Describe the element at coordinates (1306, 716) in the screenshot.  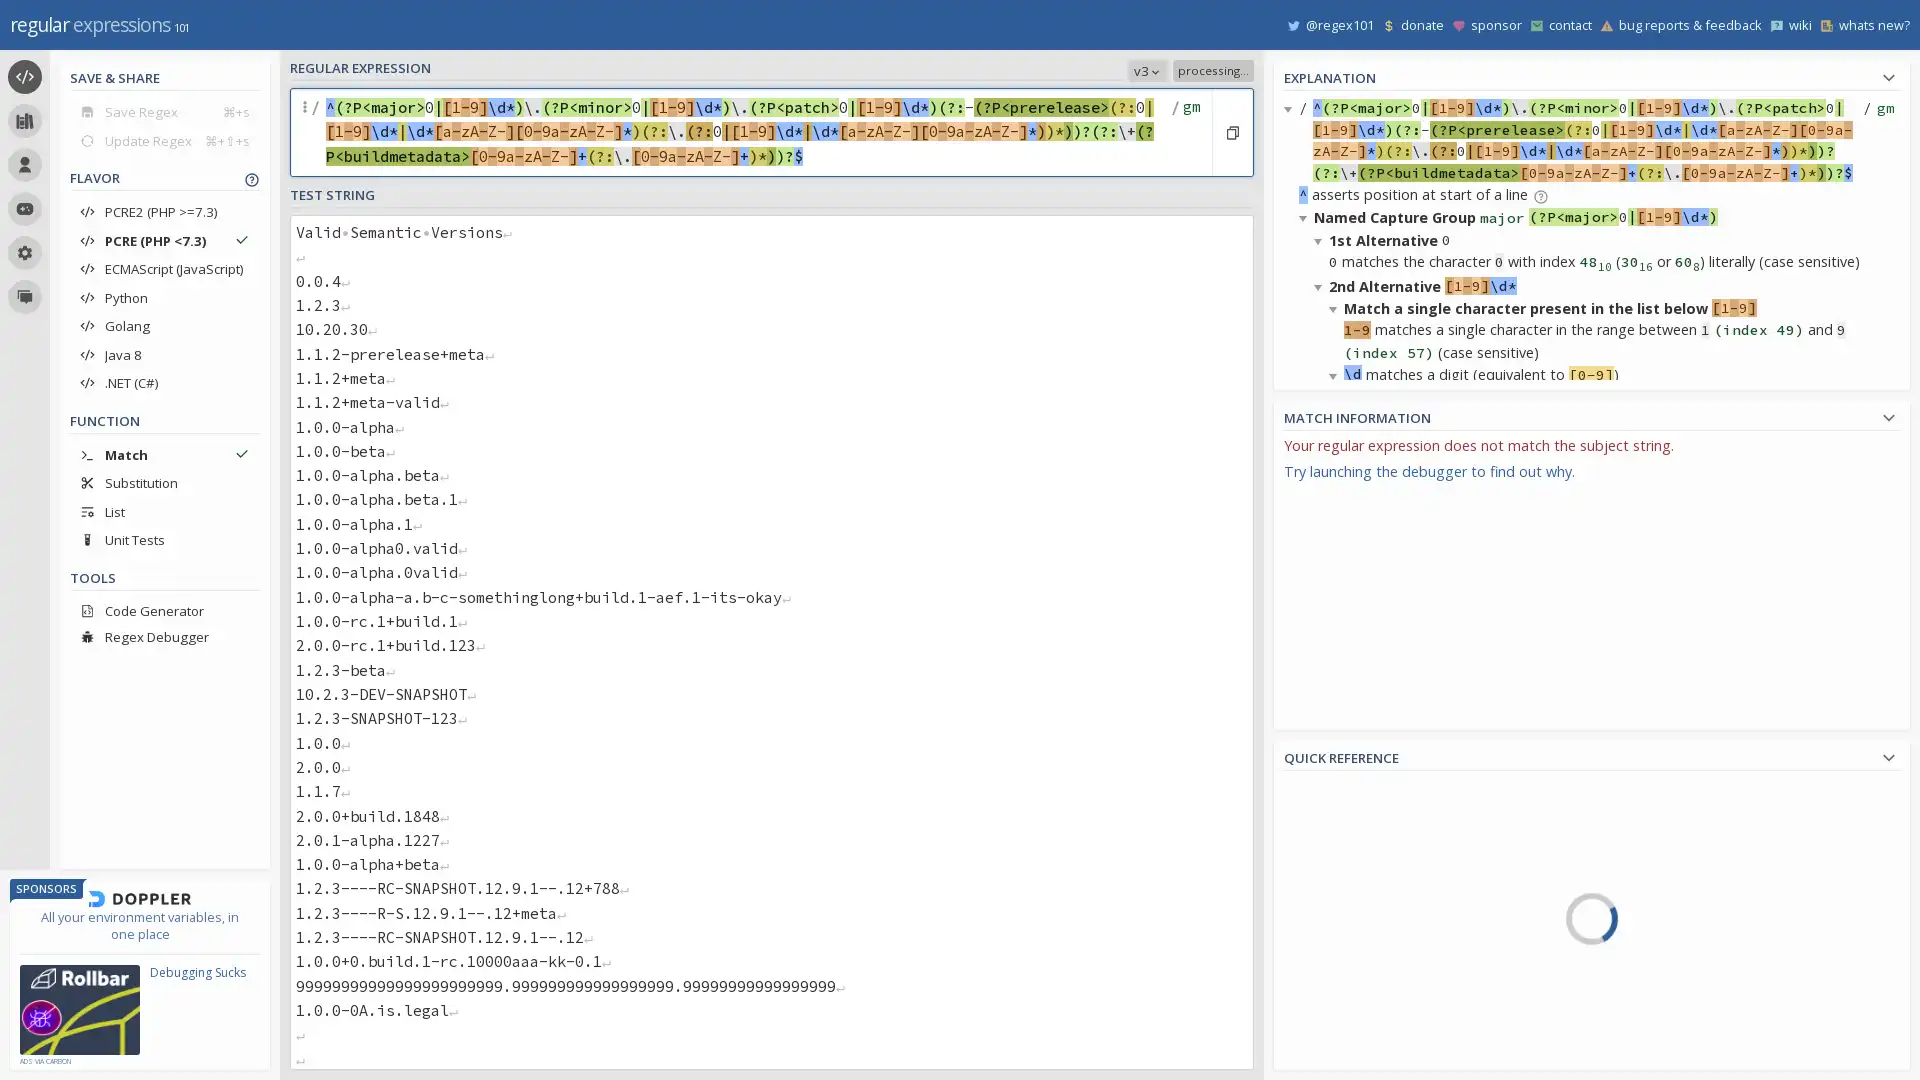
I see `Collapse Subtree` at that location.